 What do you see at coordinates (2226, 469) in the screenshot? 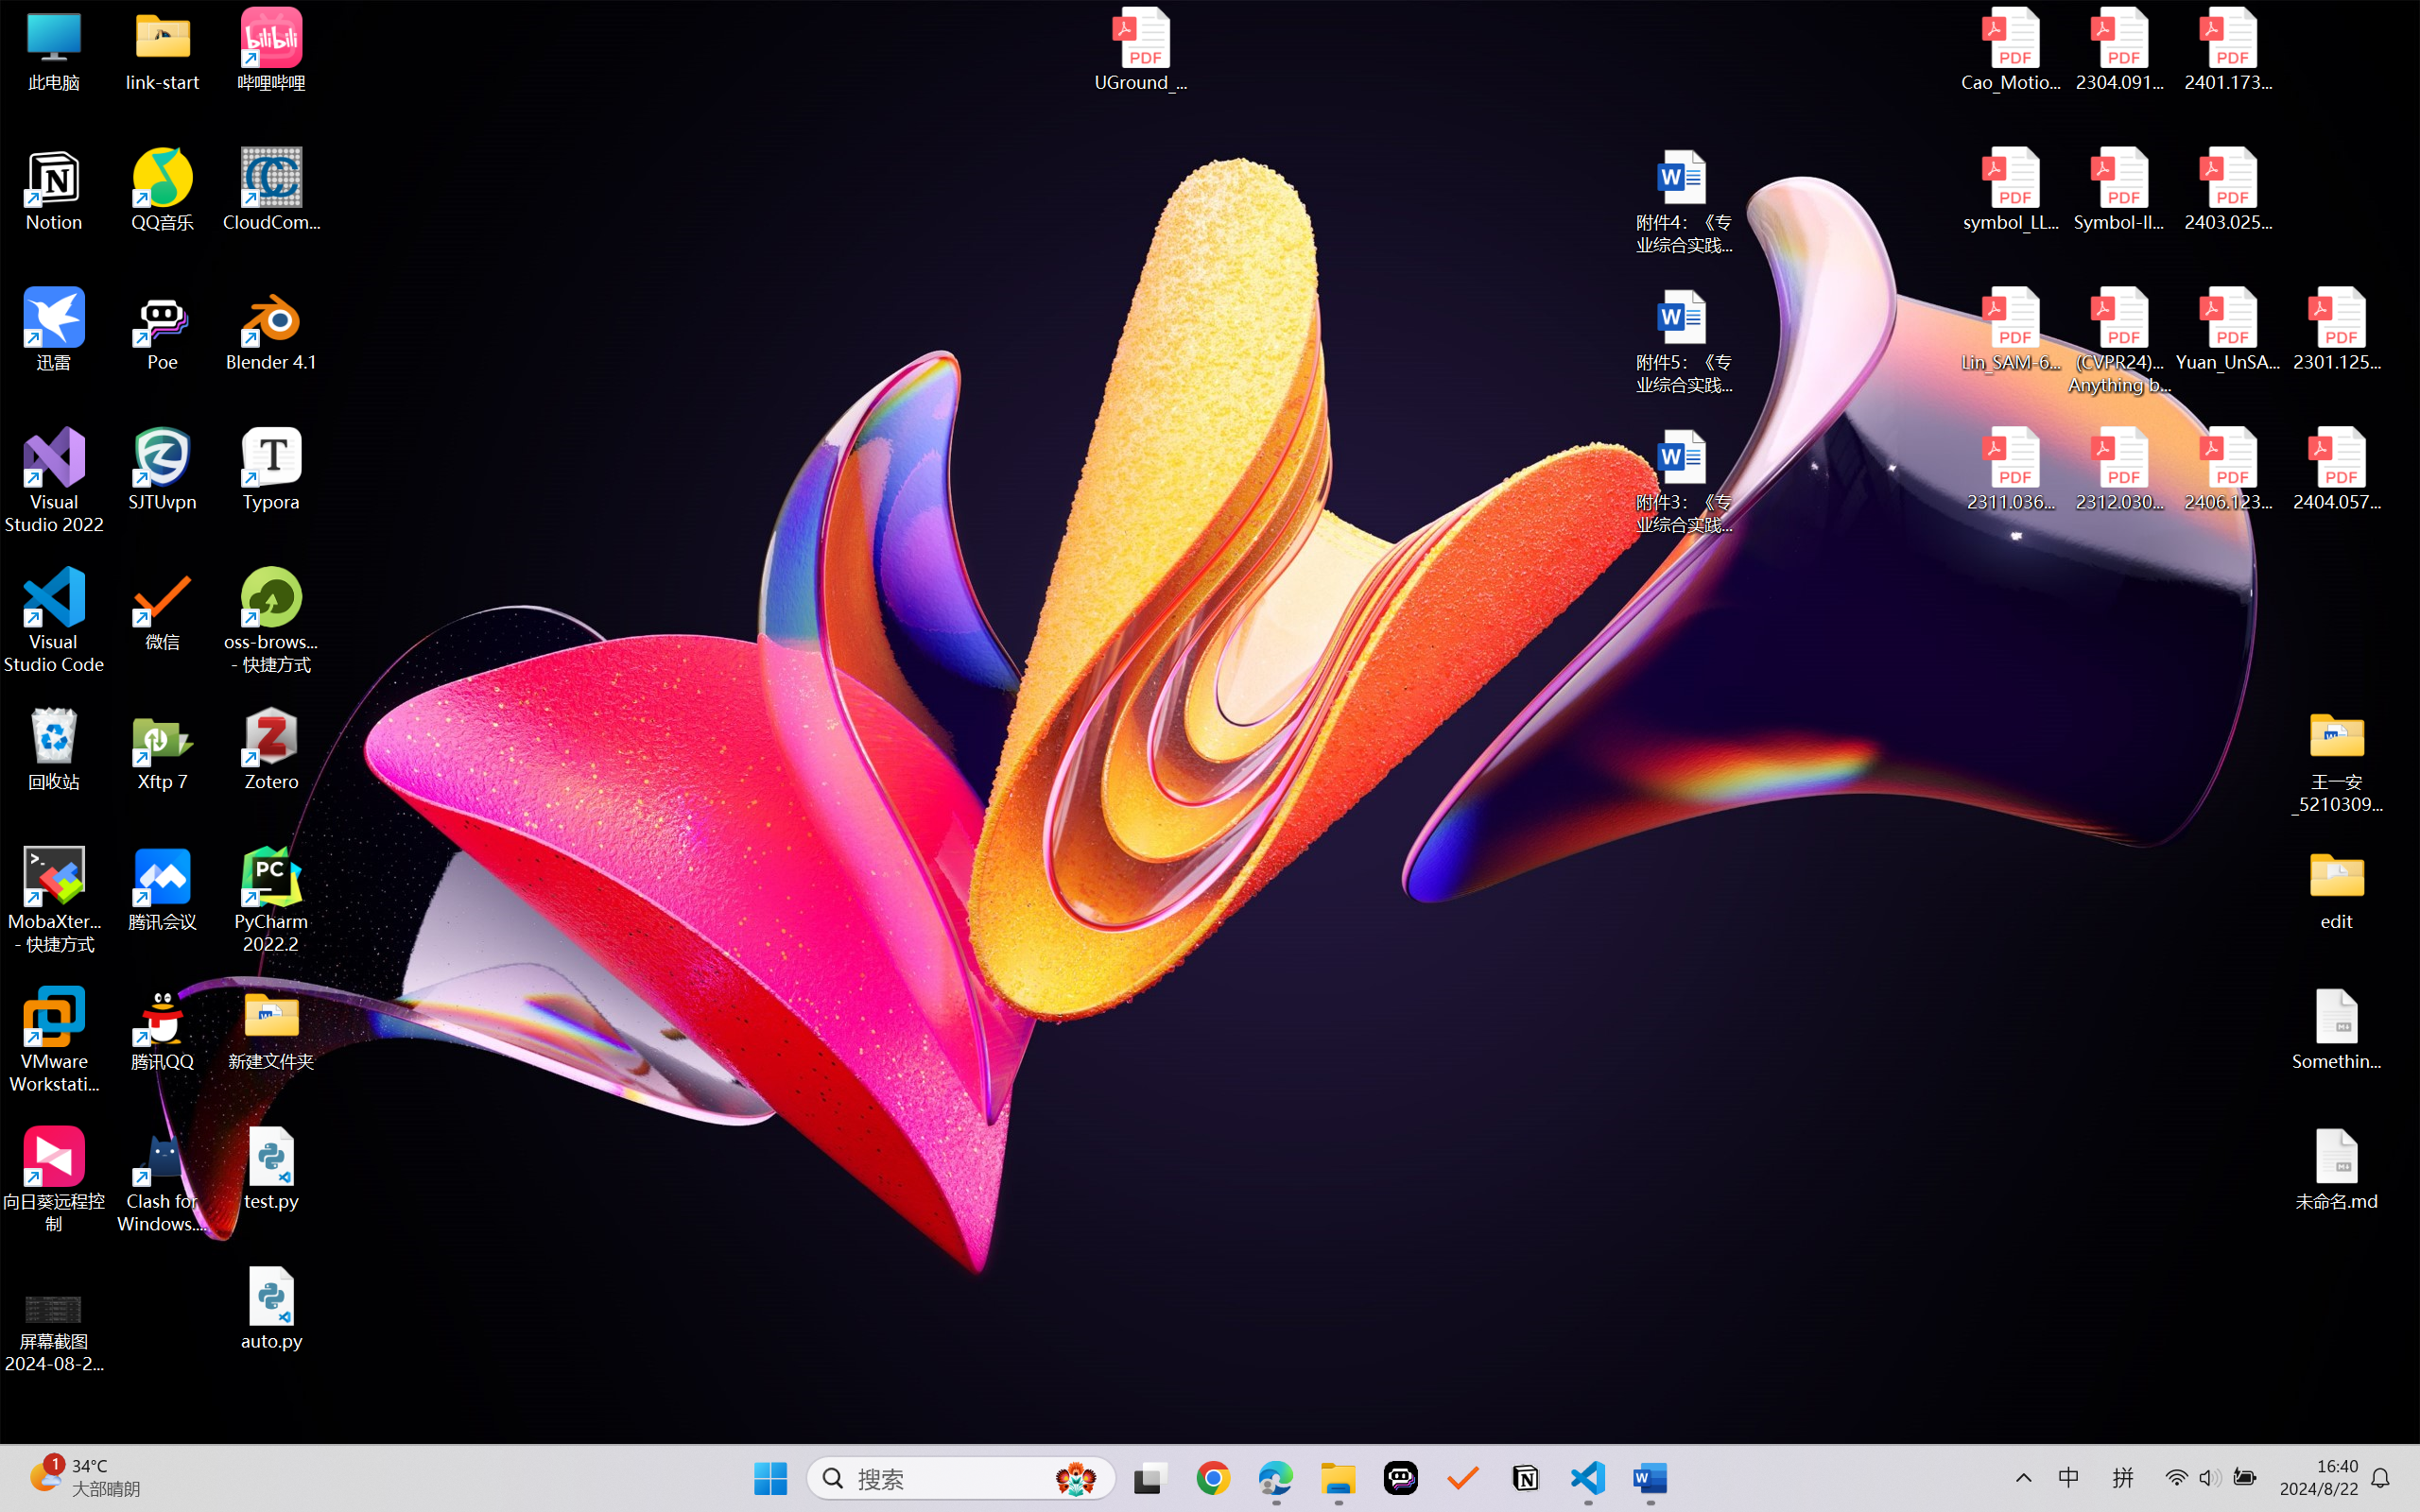
I see `'2406.12373v2.pdf'` at bounding box center [2226, 469].